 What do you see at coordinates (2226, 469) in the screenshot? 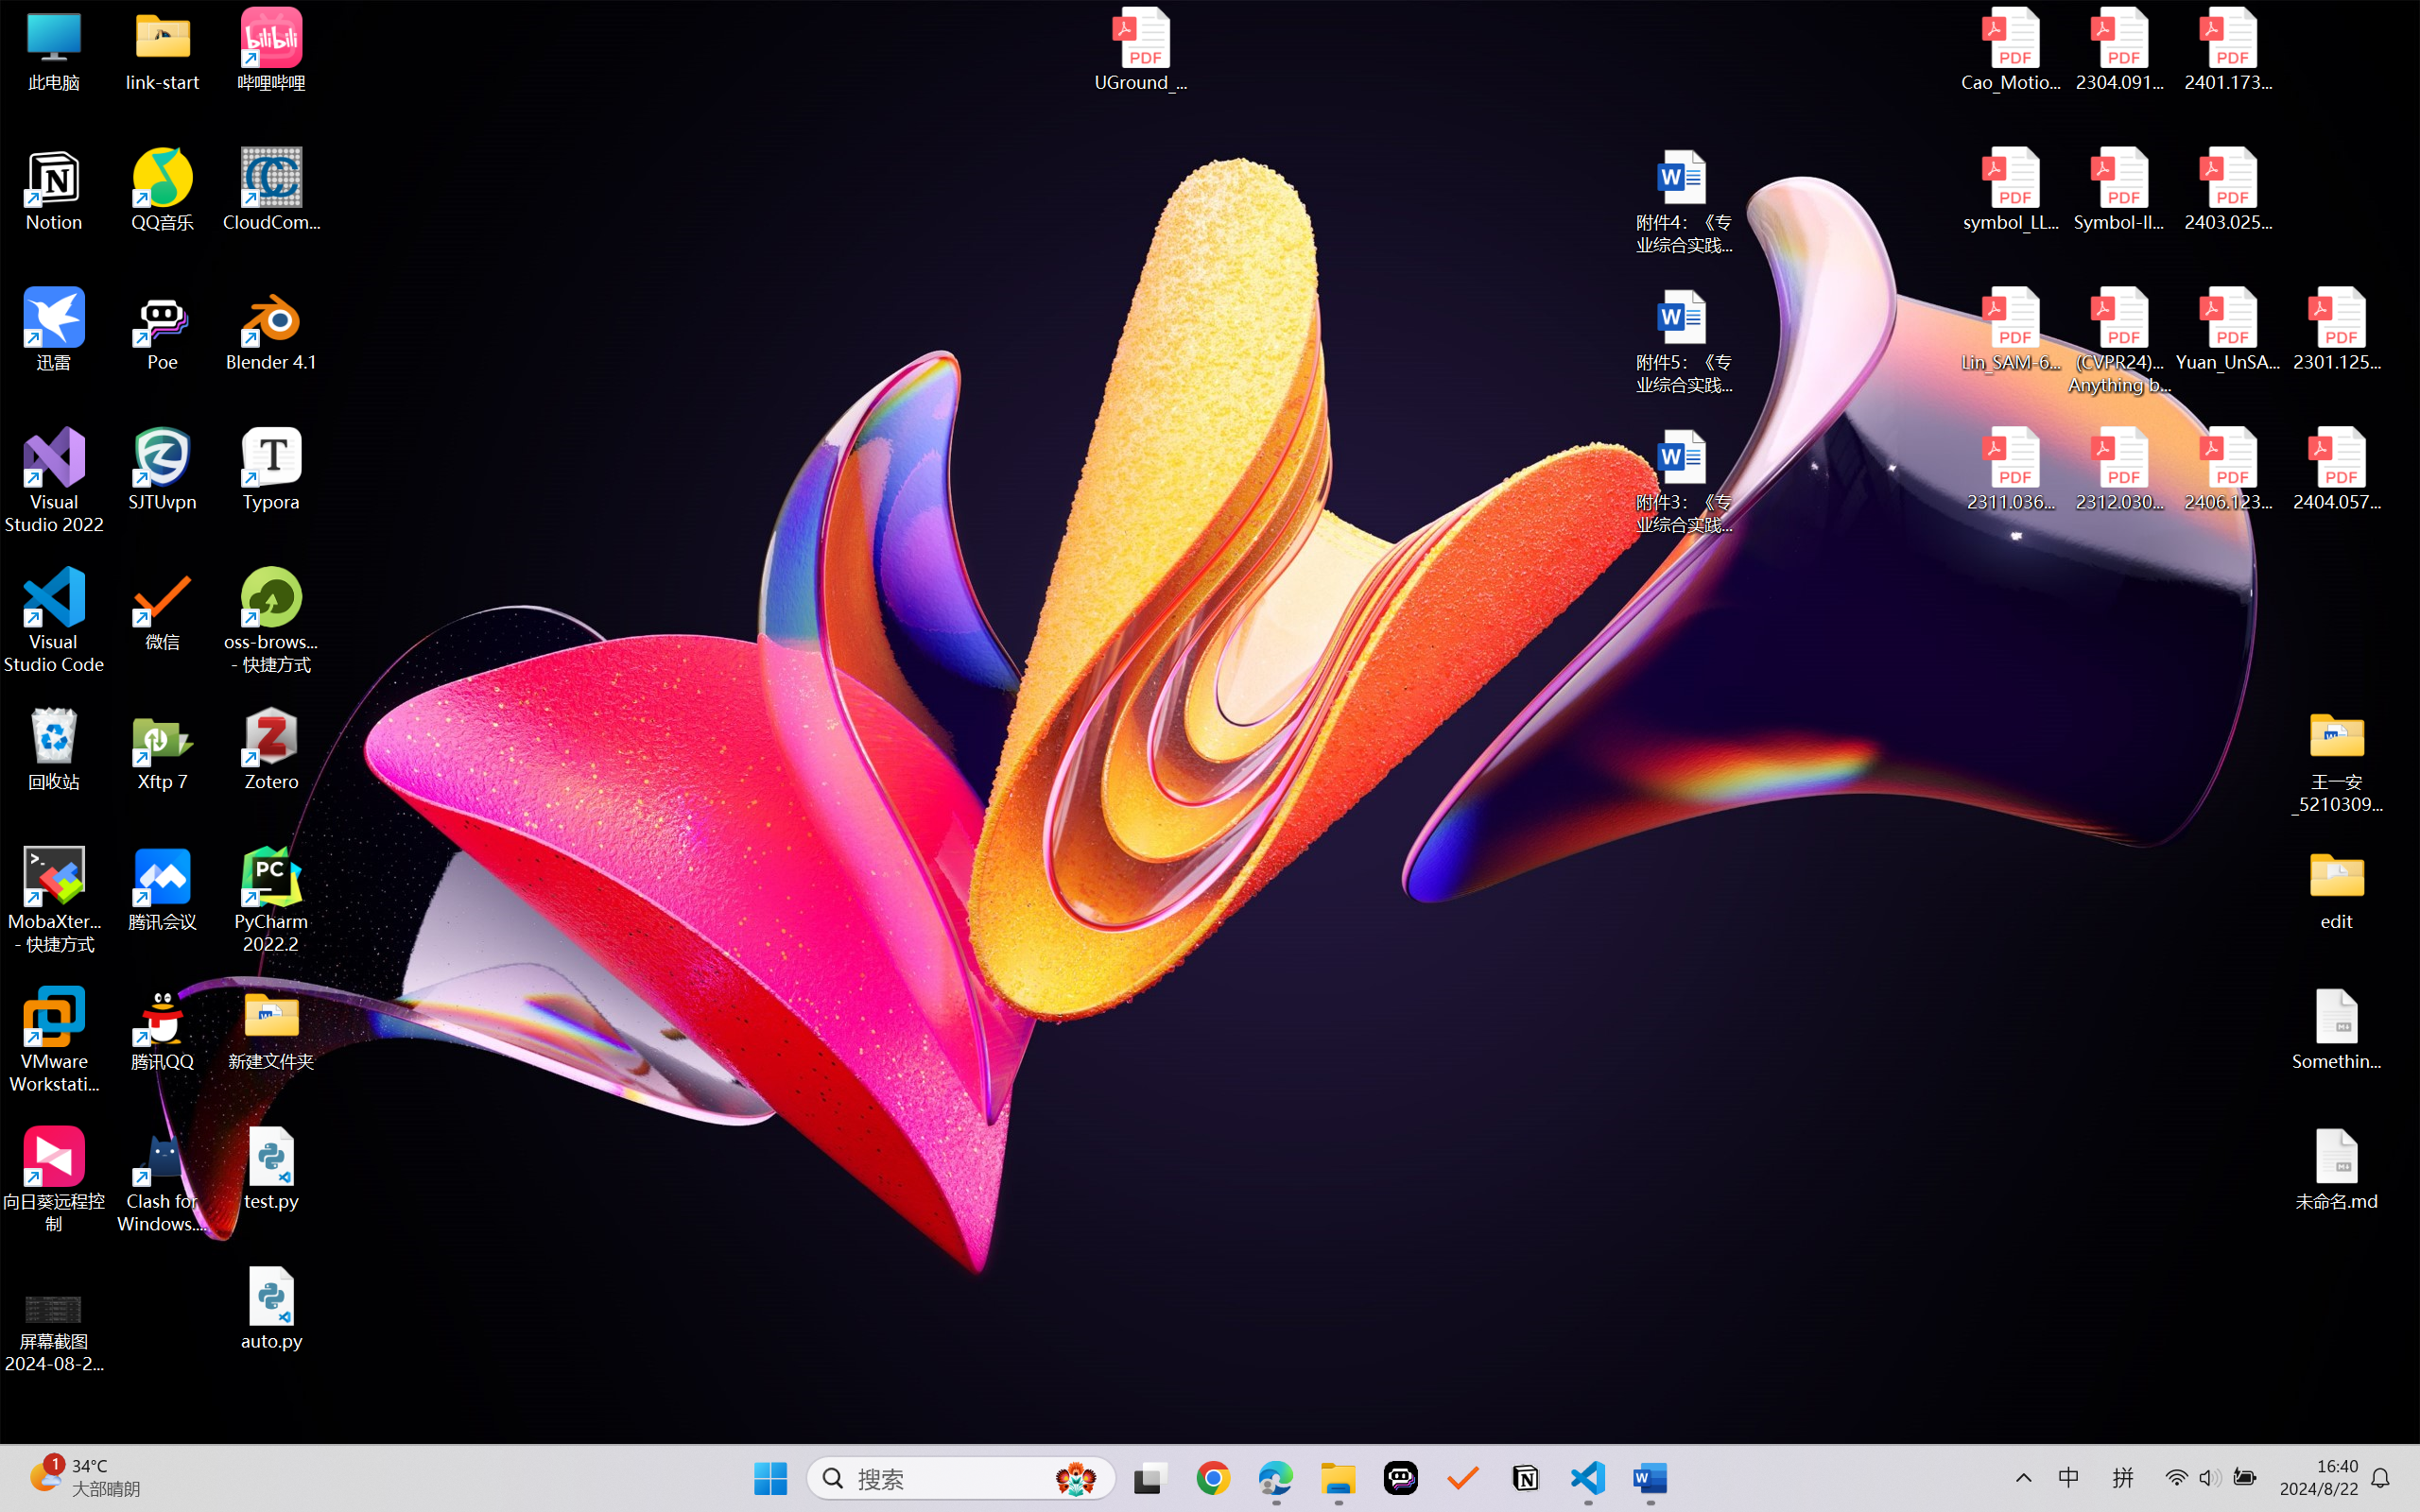
I see `'2406.12373v2.pdf'` at bounding box center [2226, 469].